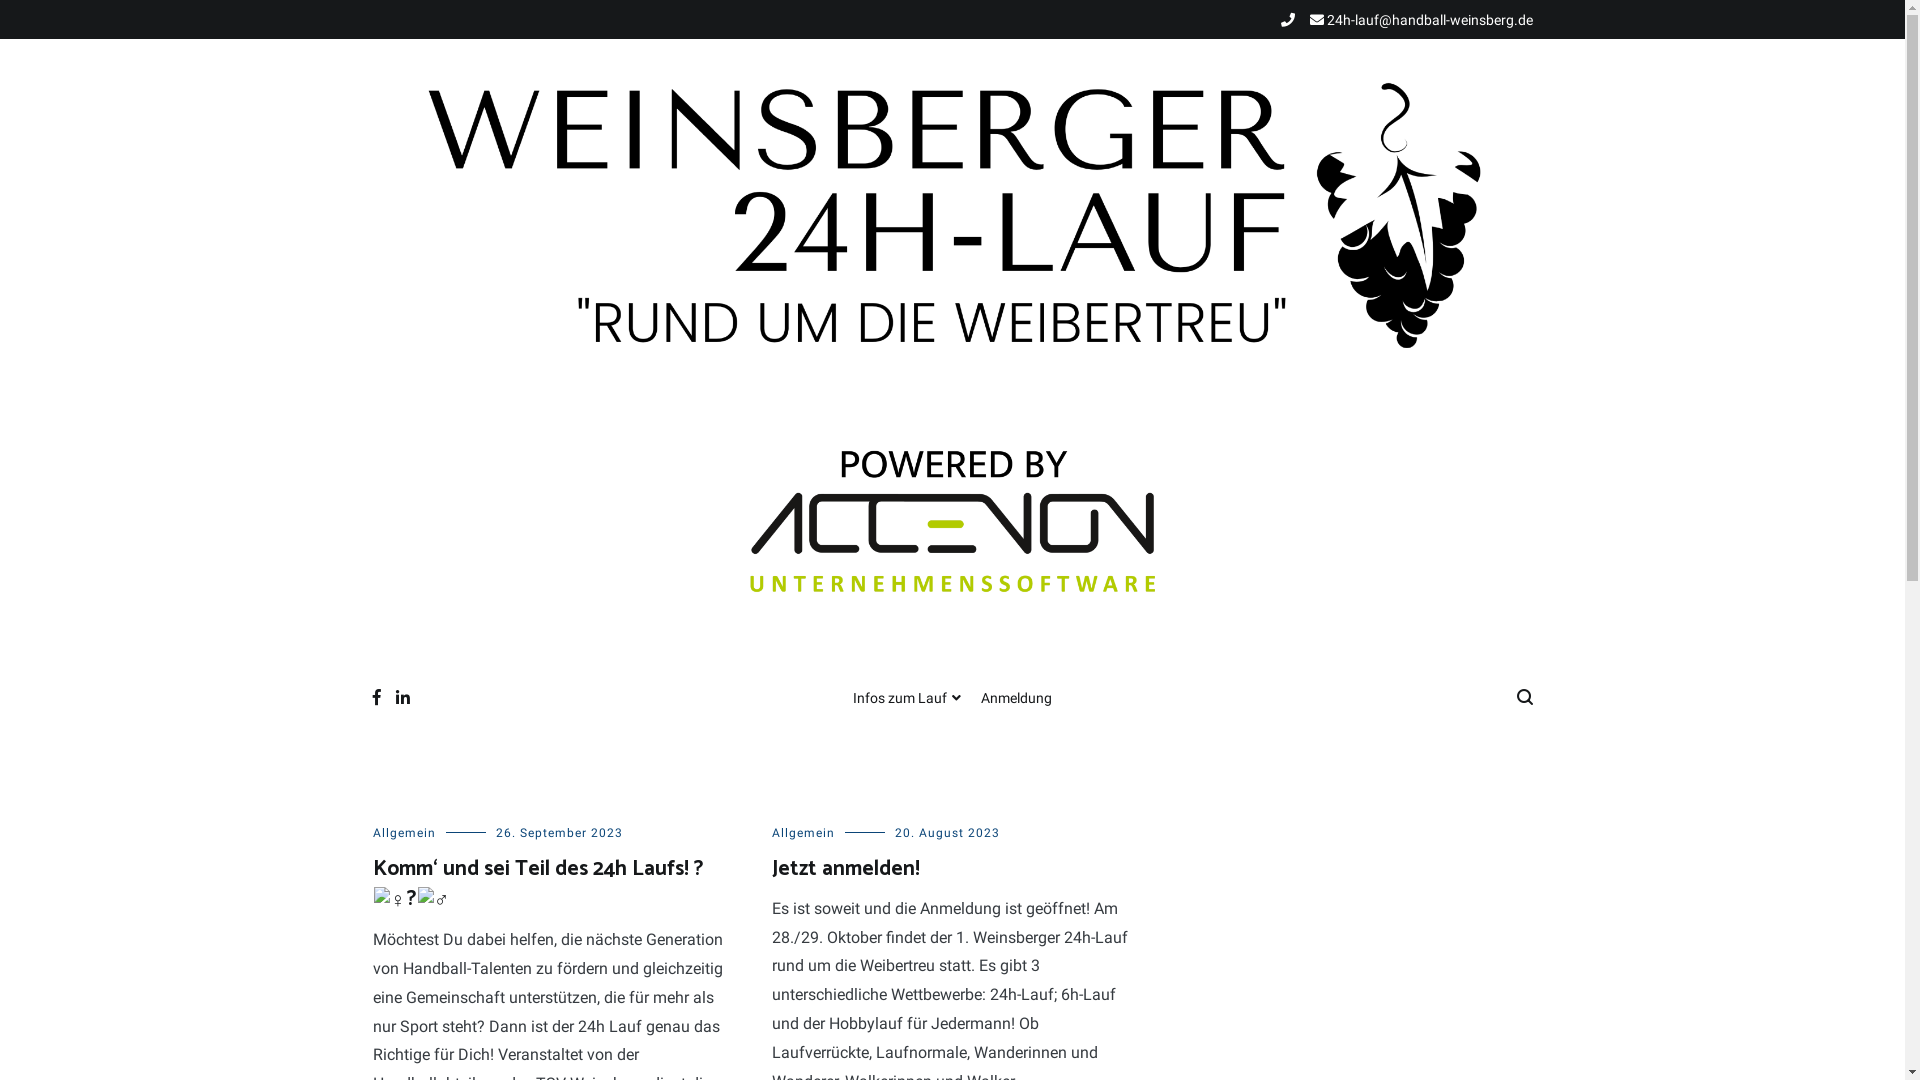 Image resolution: width=1920 pixels, height=1080 pixels. I want to click on 'Infos zum Lauf', so click(906, 697).